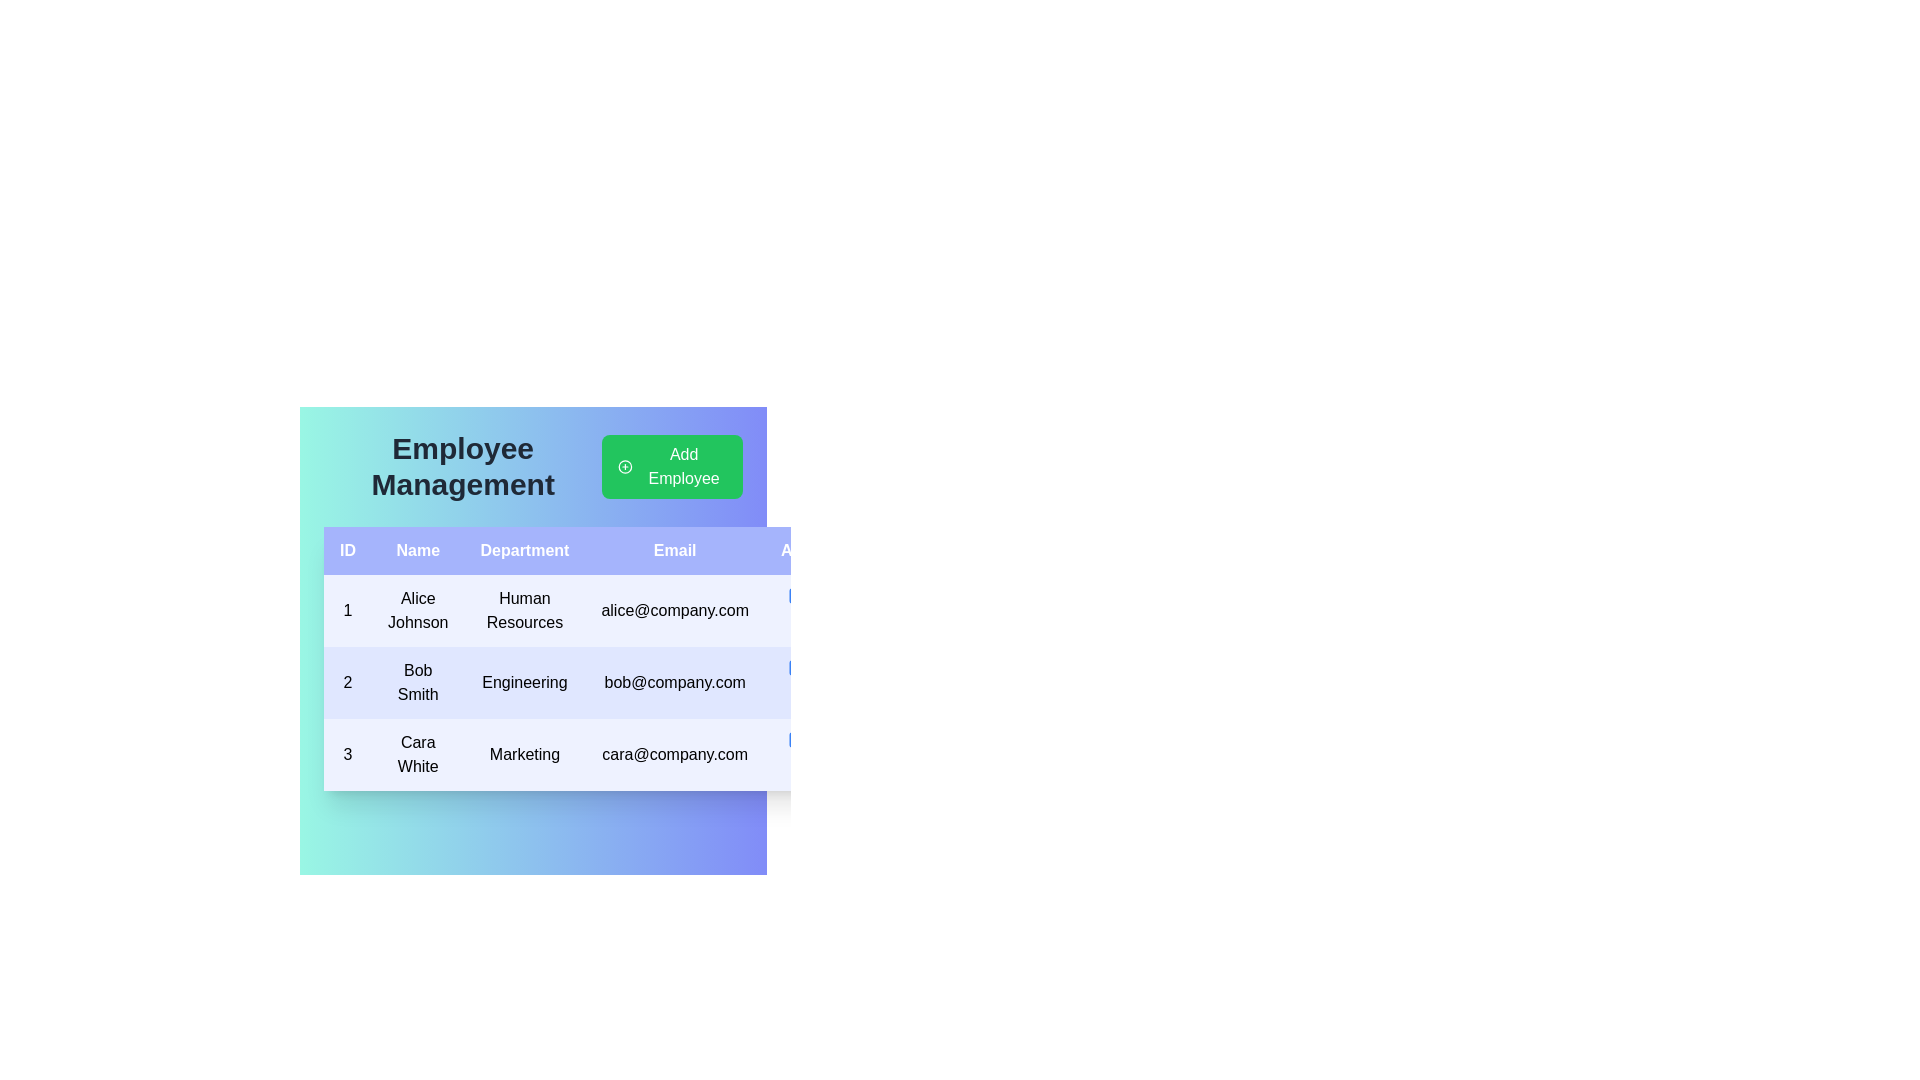 This screenshot has width=1920, height=1080. Describe the element at coordinates (462, 466) in the screenshot. I see `the Text element that serves as a title or heading for employee management, located on the left side of the header section` at that location.